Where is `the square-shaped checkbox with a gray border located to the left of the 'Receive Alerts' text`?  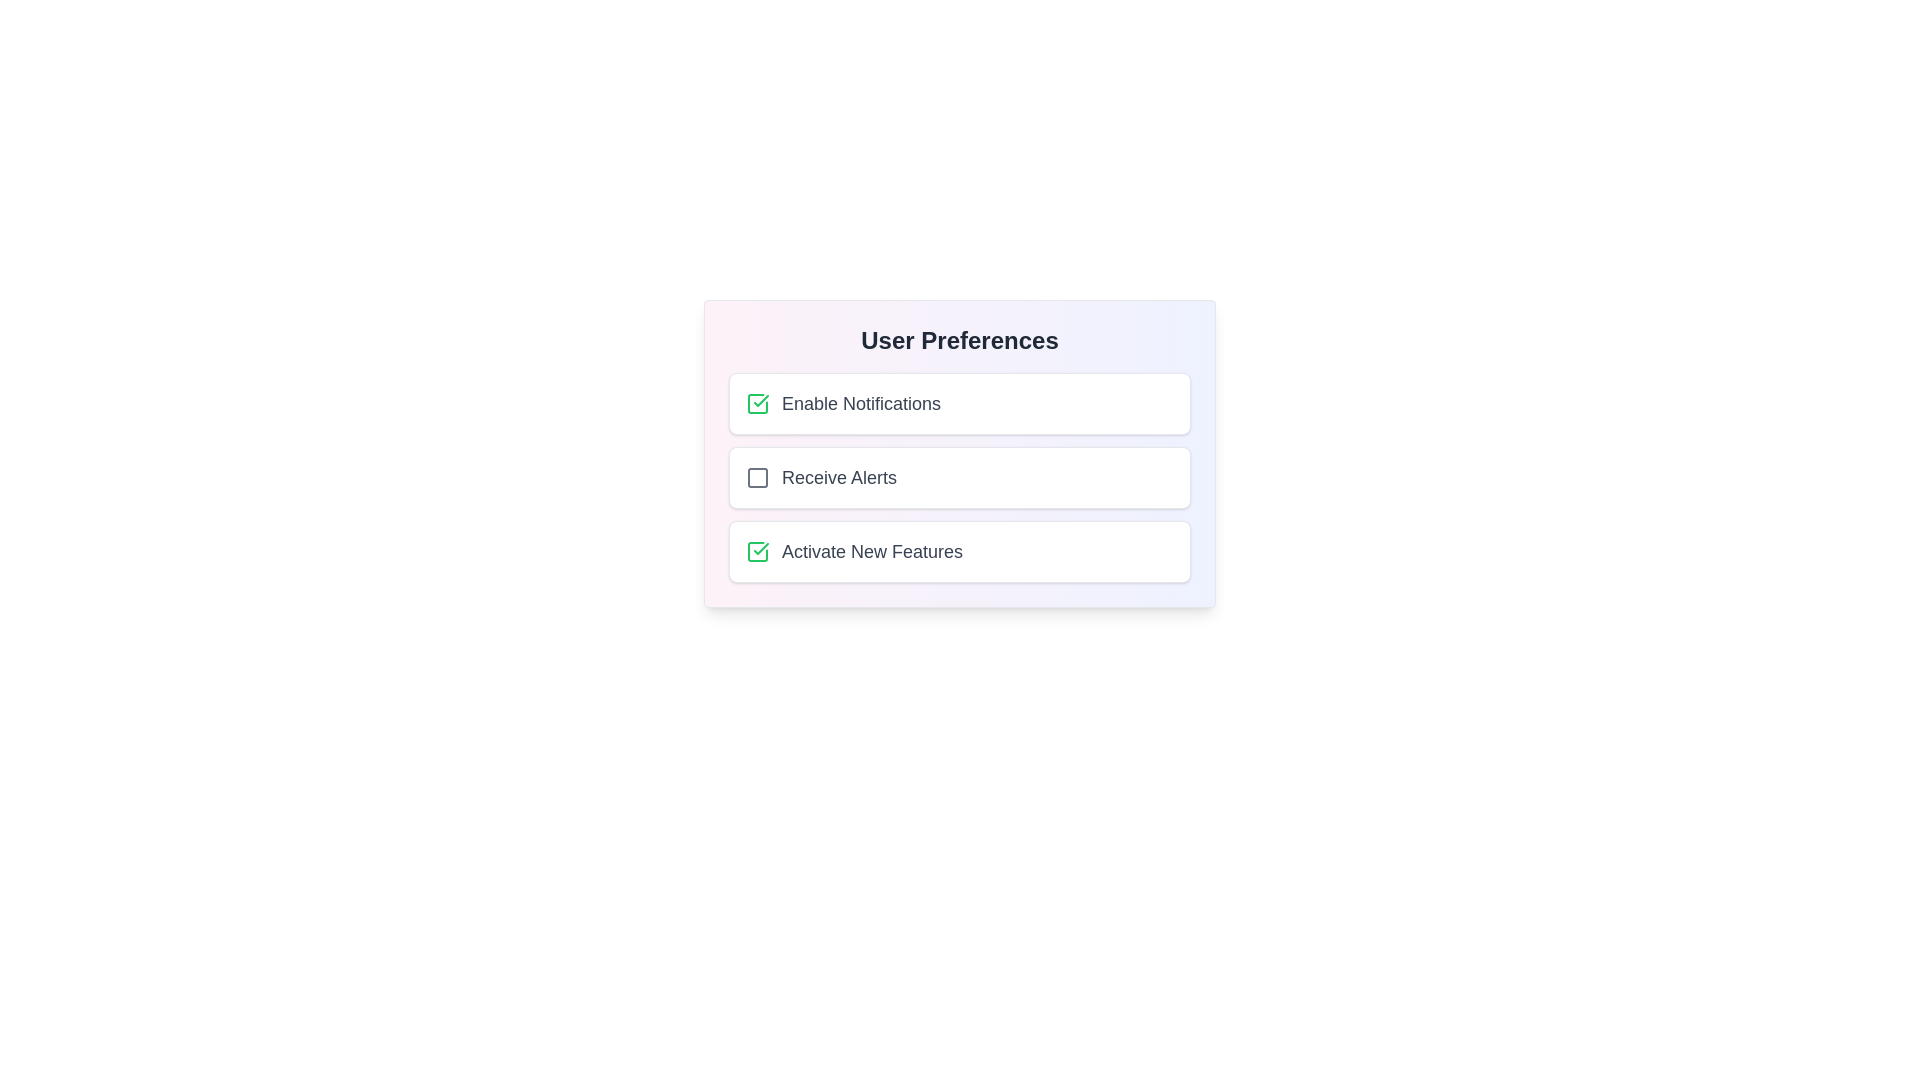
the square-shaped checkbox with a gray border located to the left of the 'Receive Alerts' text is located at coordinates (757, 478).